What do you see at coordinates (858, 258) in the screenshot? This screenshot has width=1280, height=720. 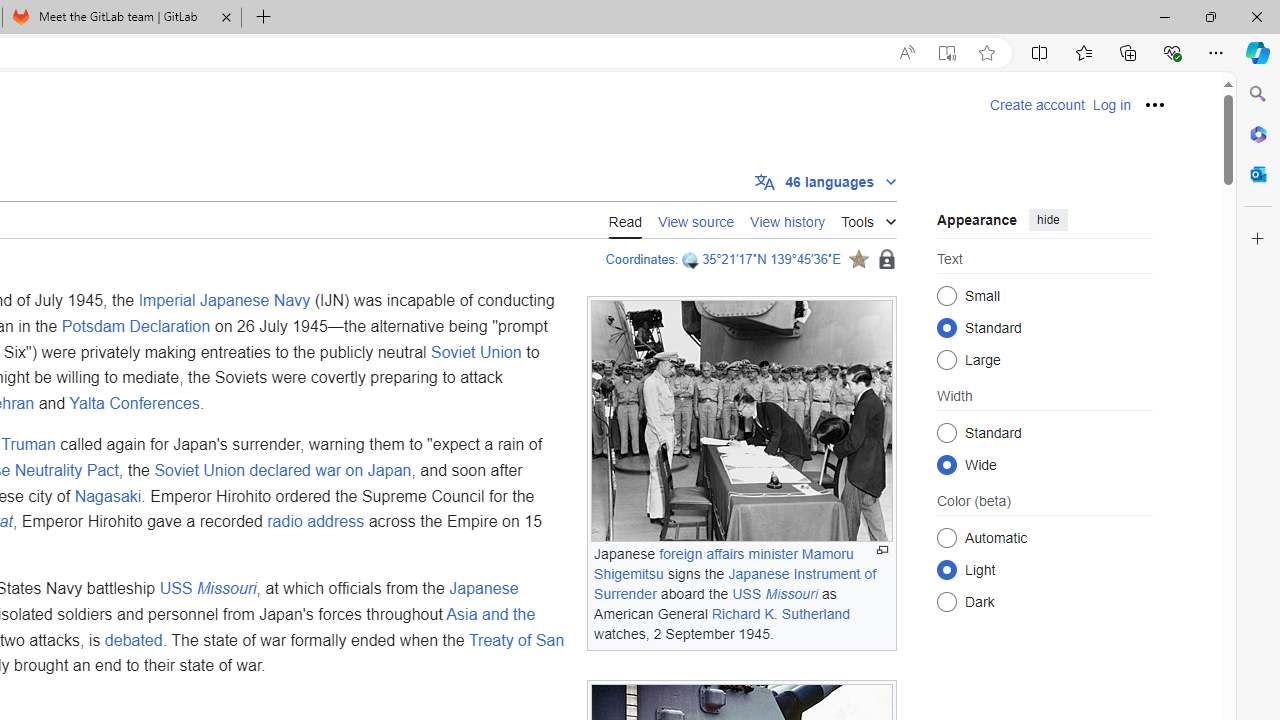 I see `'Featured article'` at bounding box center [858, 258].